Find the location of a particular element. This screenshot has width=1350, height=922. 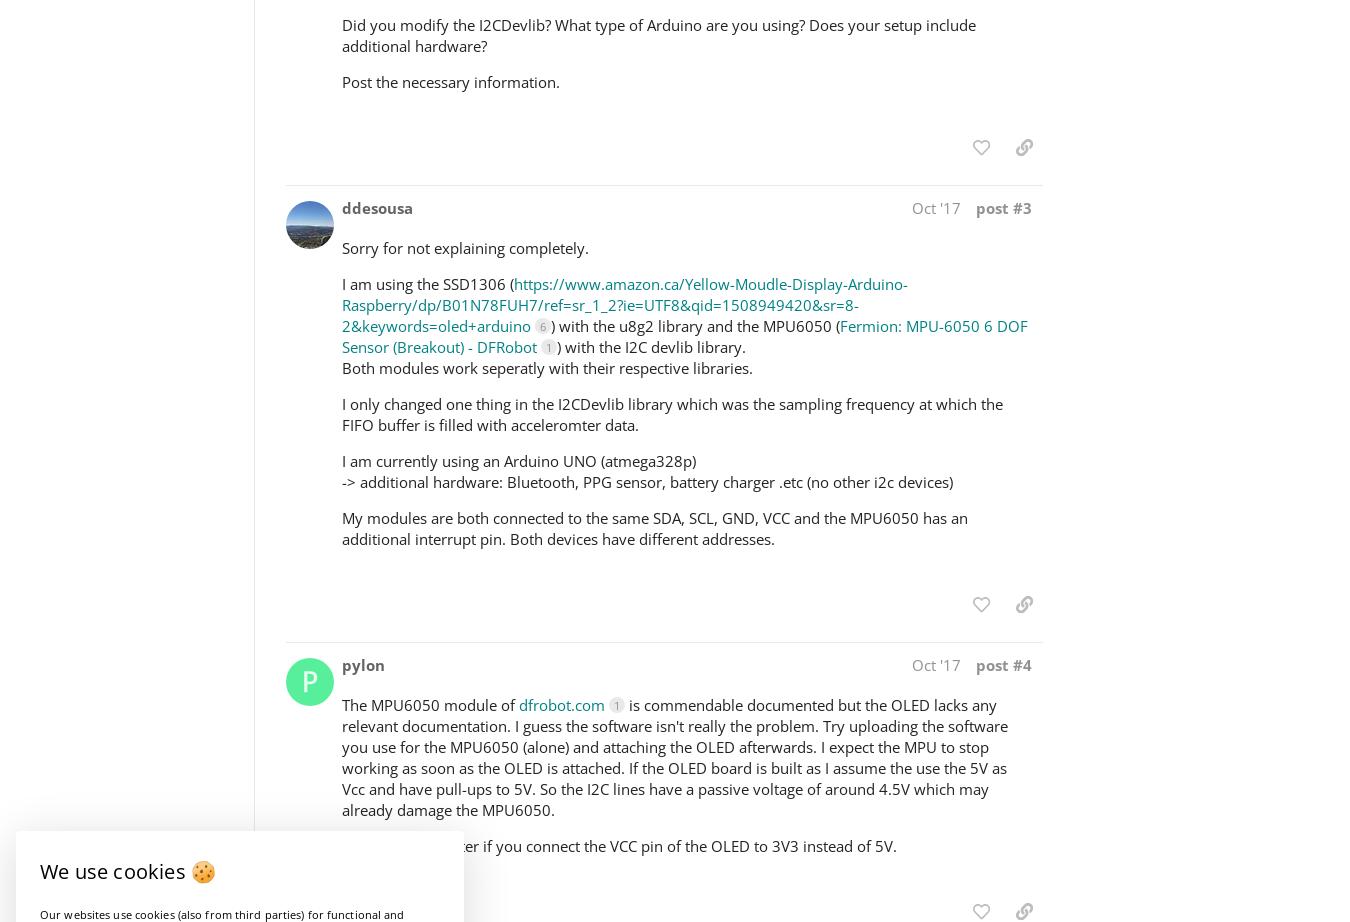

') with the u8g2 library and the MPU6050 (' is located at coordinates (693, 324).